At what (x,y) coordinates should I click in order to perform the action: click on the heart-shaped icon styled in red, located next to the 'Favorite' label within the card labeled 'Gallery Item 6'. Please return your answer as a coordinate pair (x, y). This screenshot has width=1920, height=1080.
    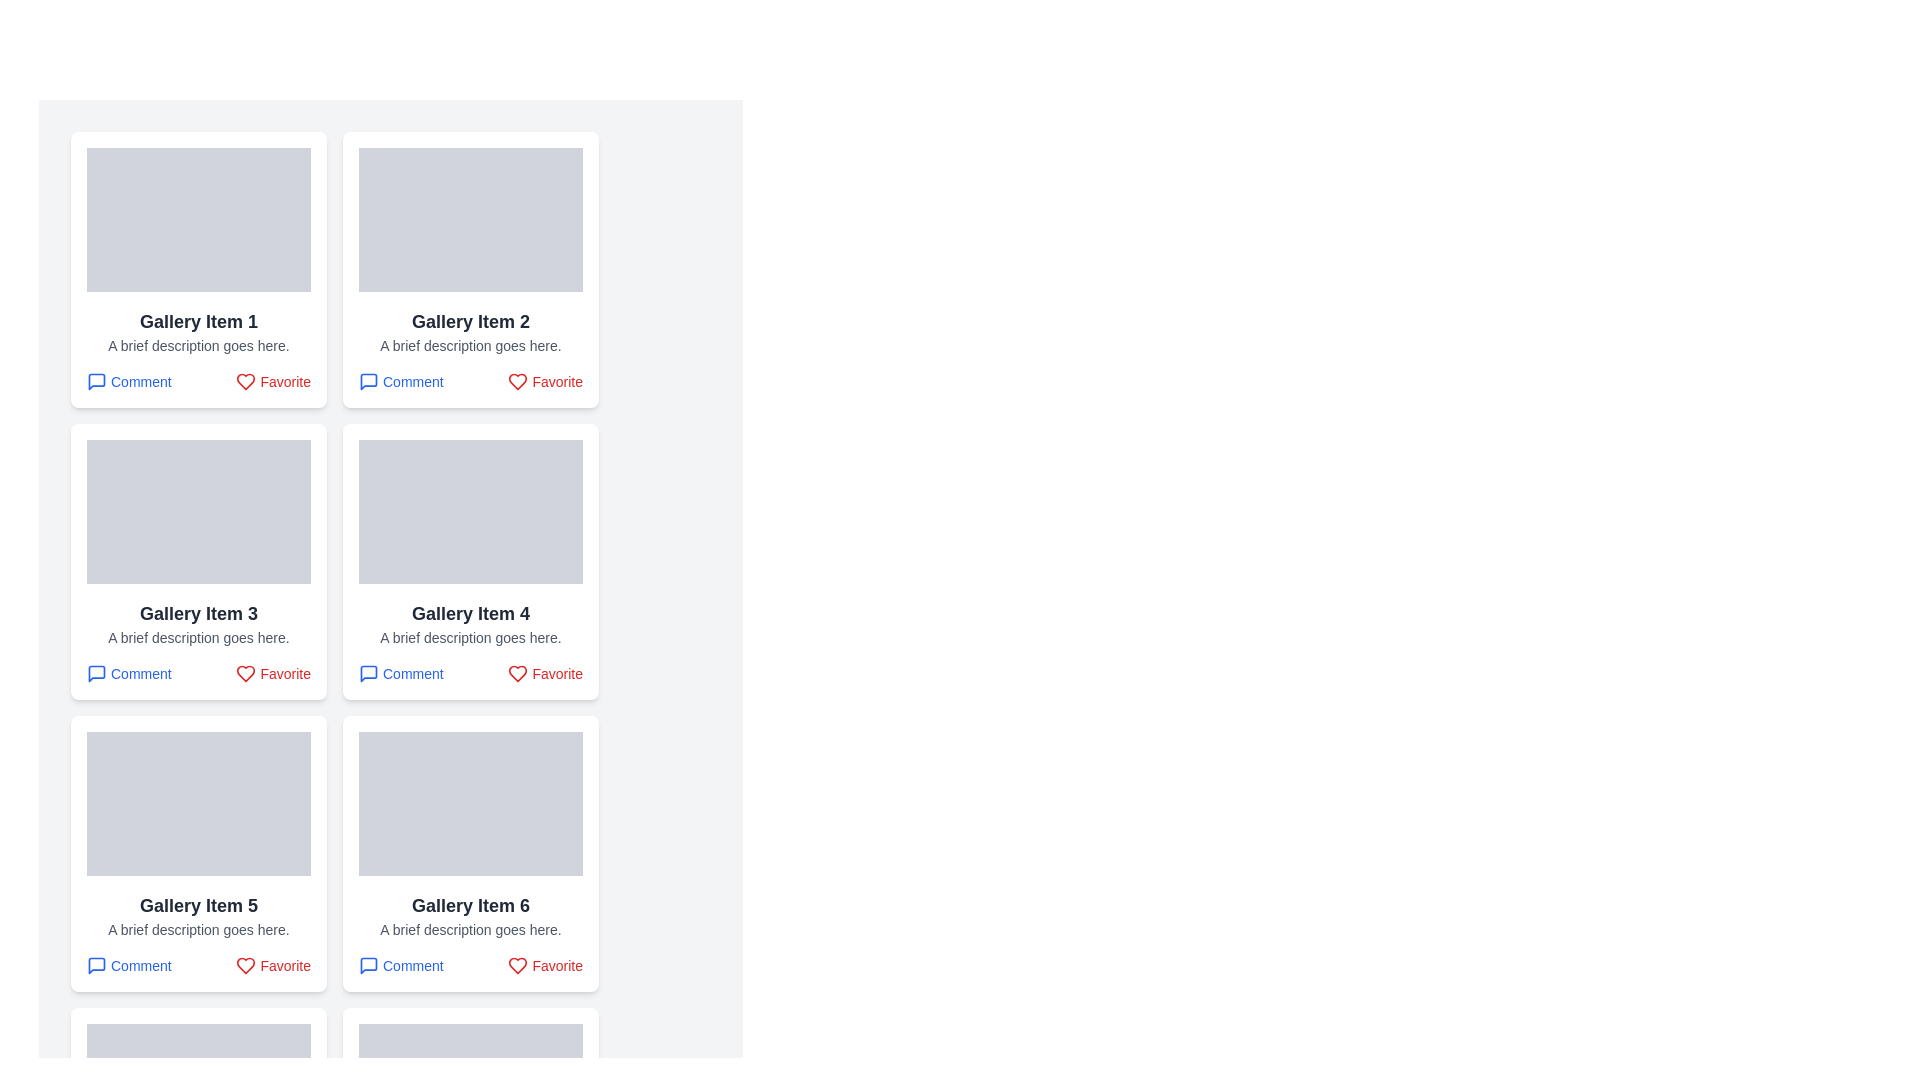
    Looking at the image, I should click on (518, 964).